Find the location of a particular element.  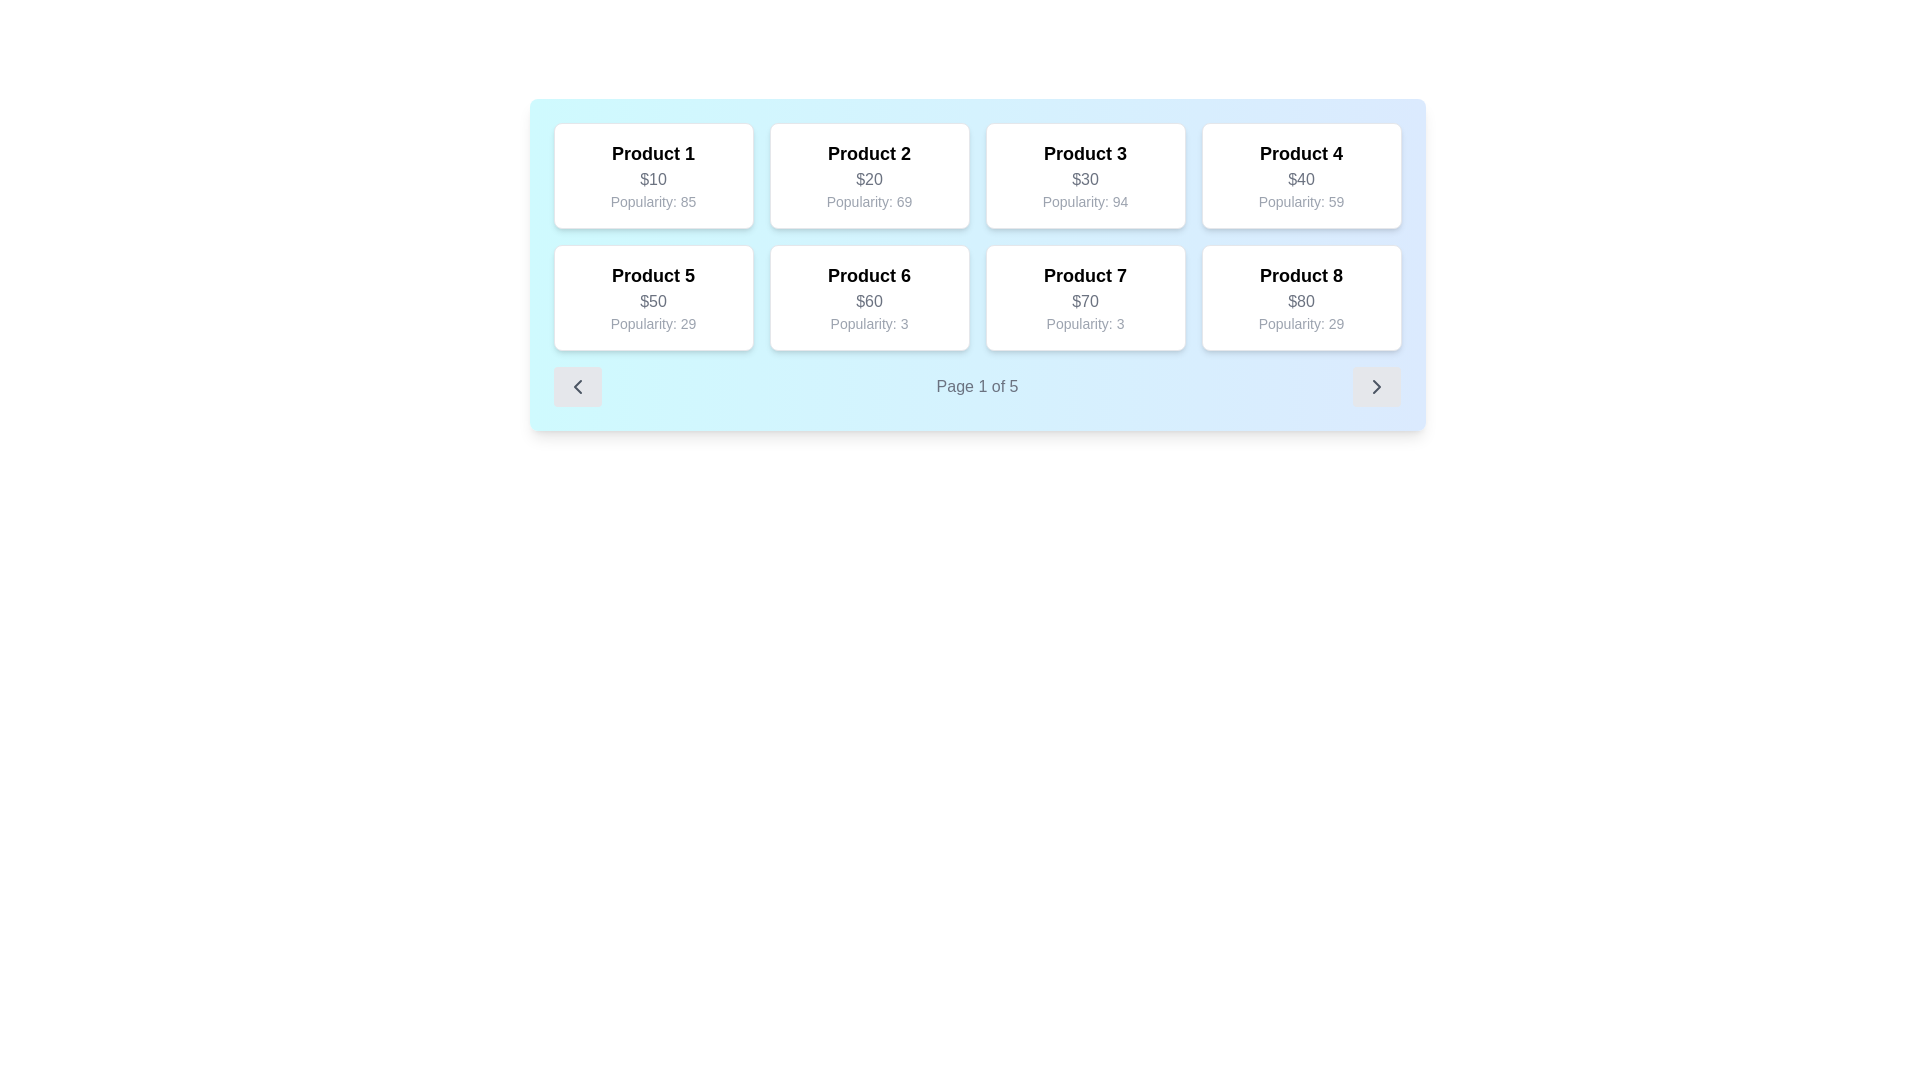

the text label displaying the monetary value '$10', which is located beneath the title 'Product 1' in a minimalistic card design is located at coordinates (653, 180).